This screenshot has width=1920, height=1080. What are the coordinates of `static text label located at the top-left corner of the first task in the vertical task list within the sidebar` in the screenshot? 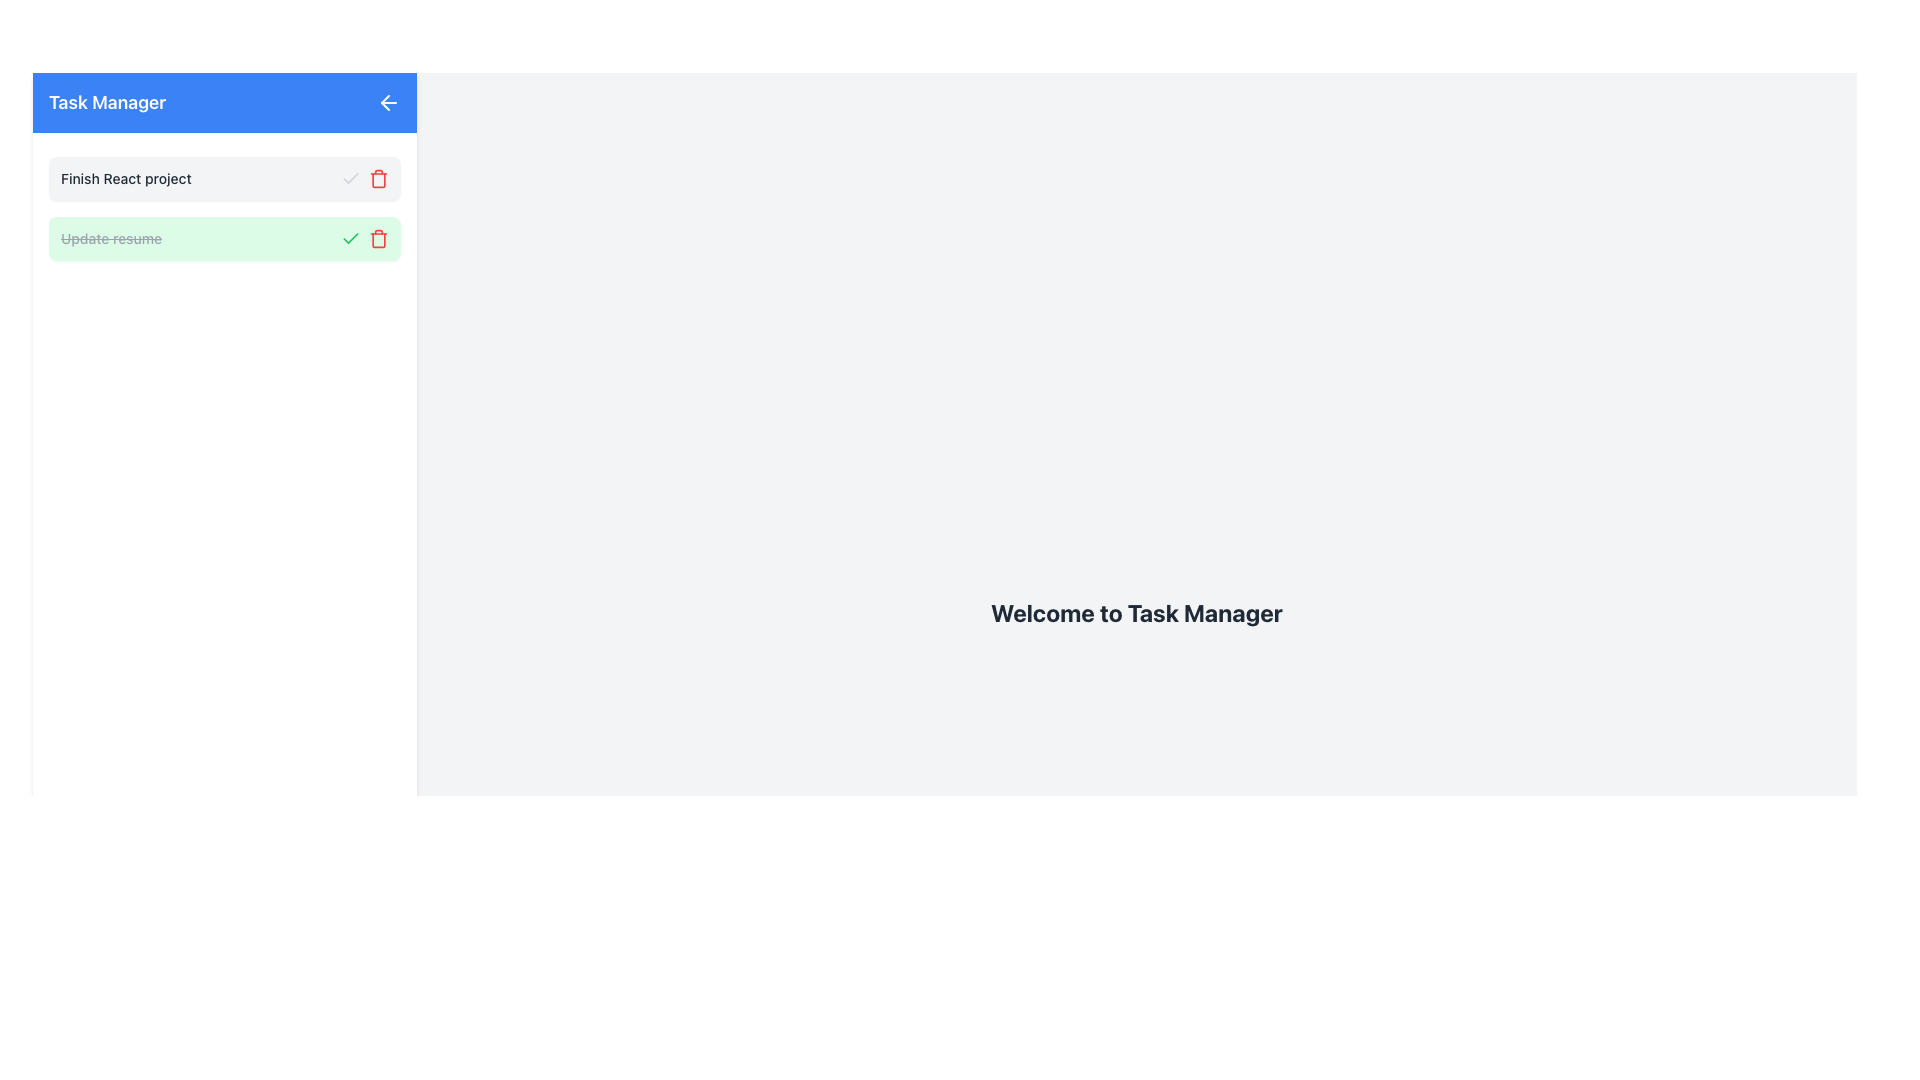 It's located at (125, 177).